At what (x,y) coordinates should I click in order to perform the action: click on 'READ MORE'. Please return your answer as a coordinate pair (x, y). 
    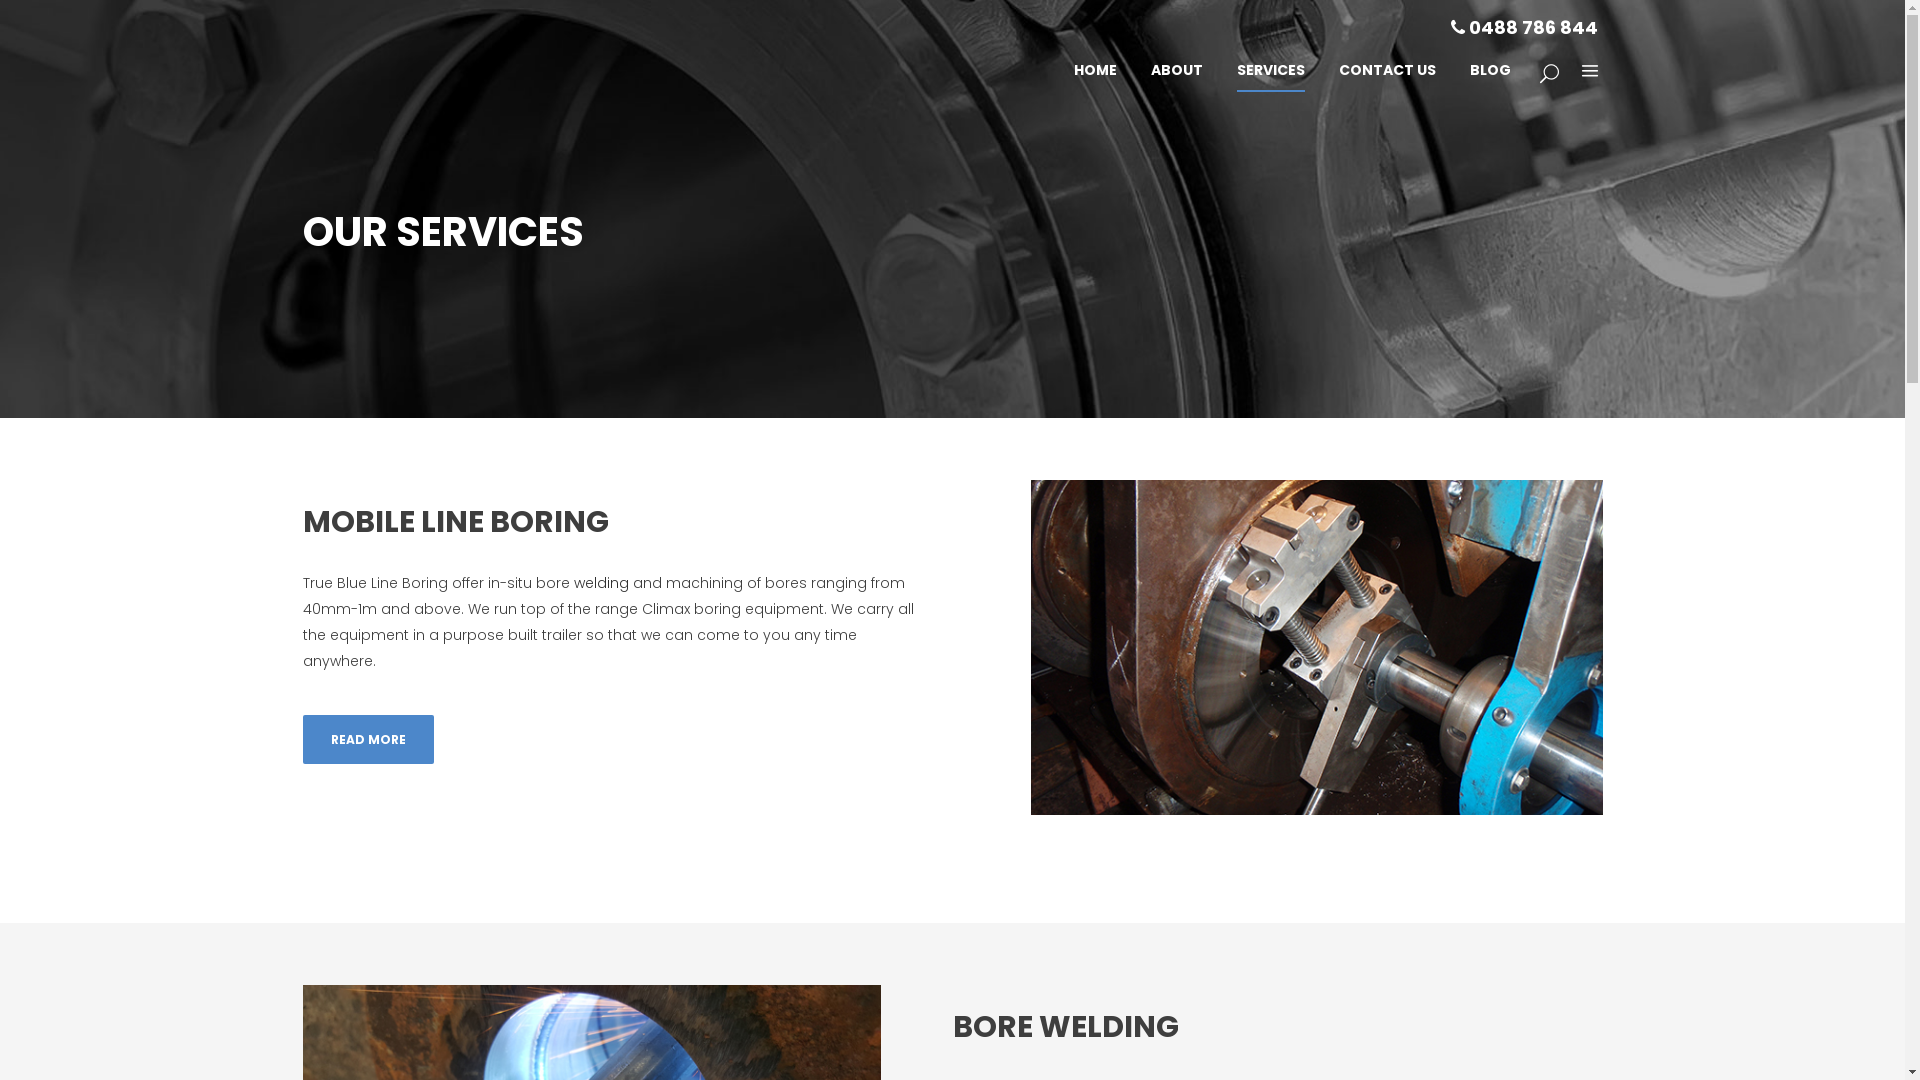
    Looking at the image, I should click on (367, 739).